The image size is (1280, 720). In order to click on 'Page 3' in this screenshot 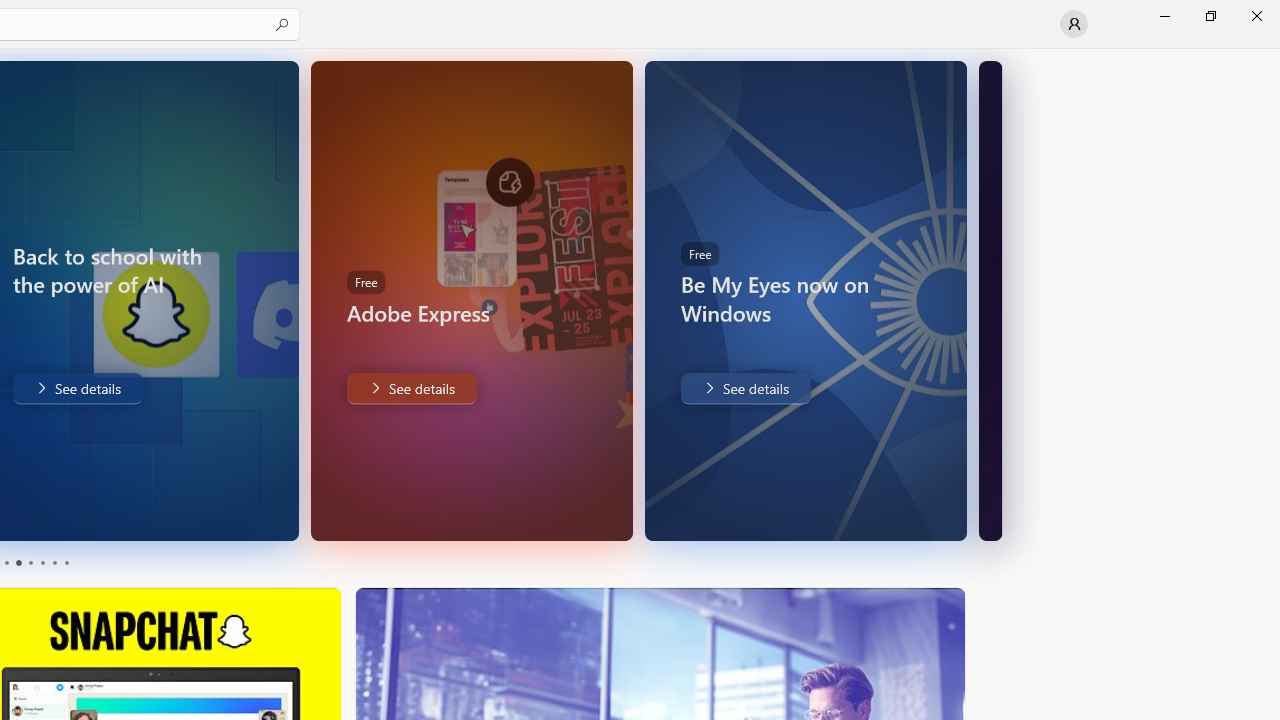, I will do `click(30, 563)`.